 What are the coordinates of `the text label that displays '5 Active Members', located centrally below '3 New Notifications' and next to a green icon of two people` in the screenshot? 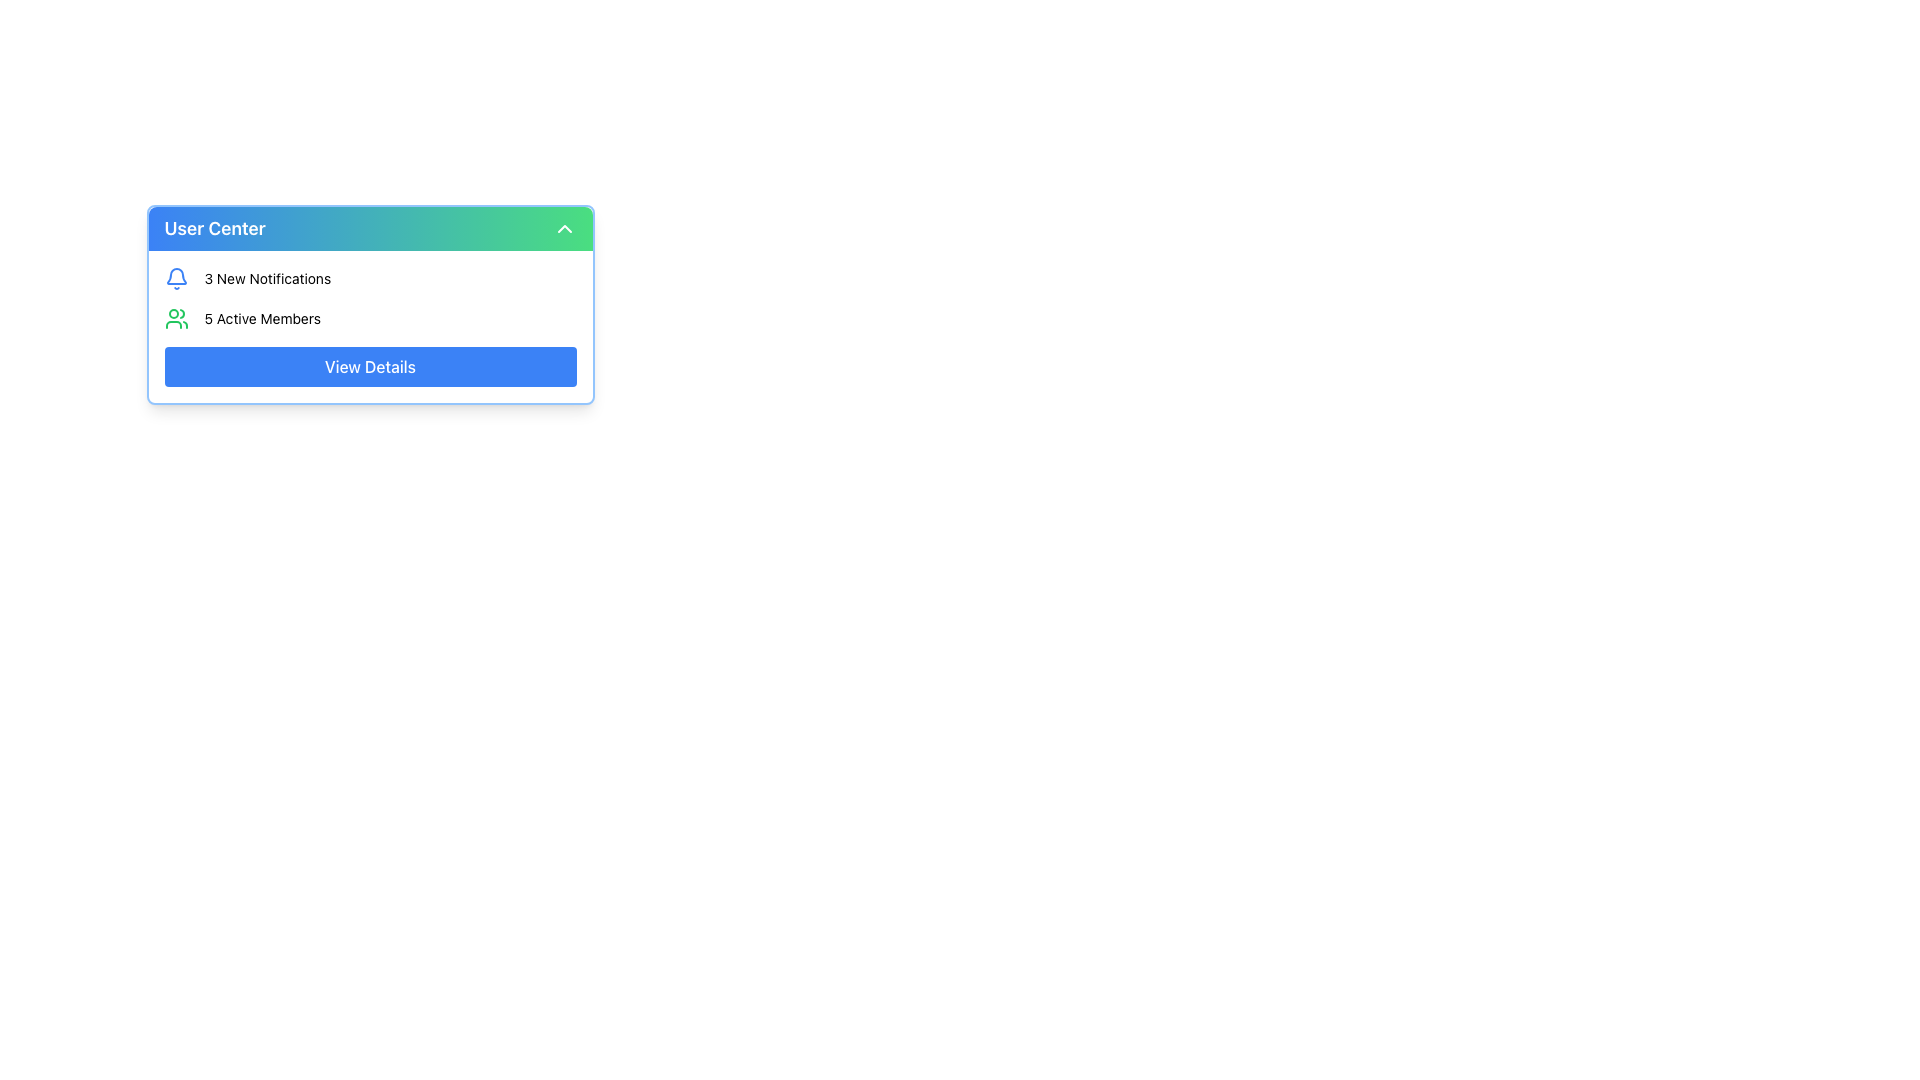 It's located at (261, 318).